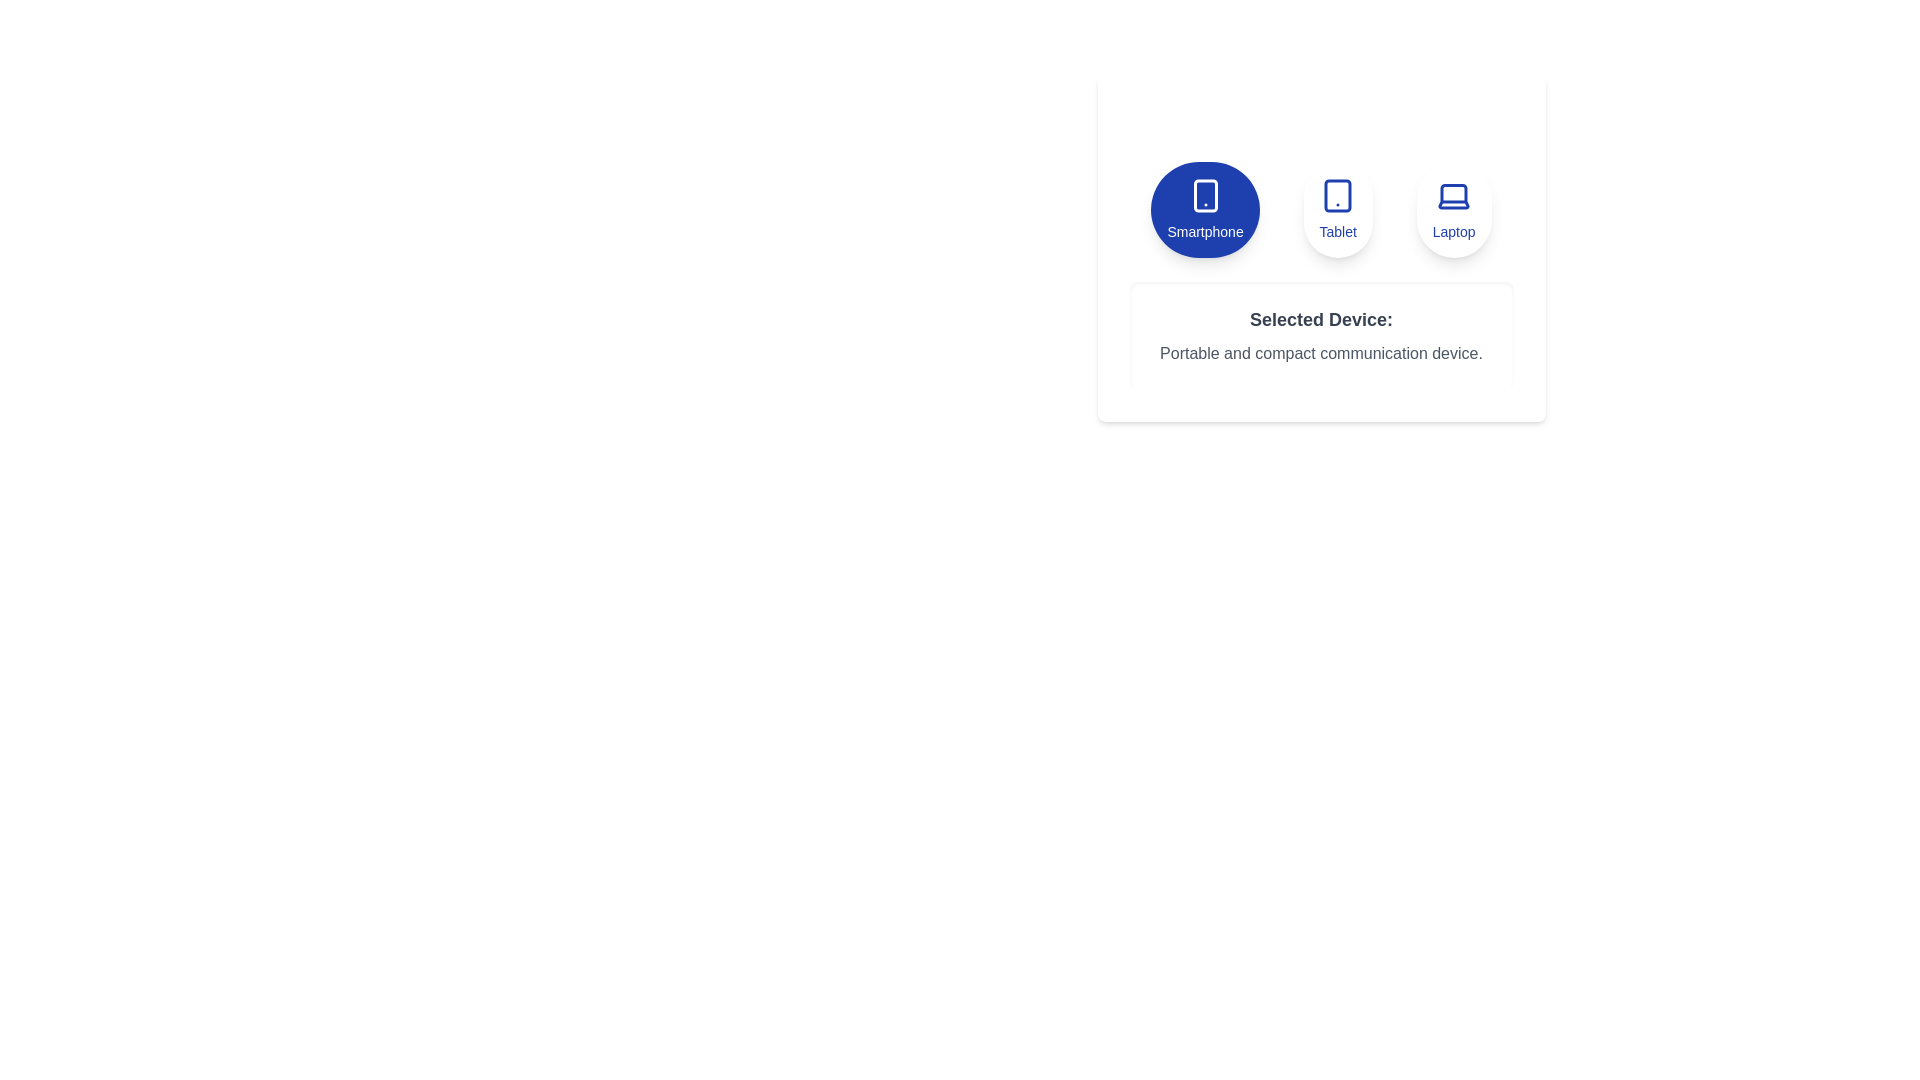  What do you see at coordinates (1204, 209) in the screenshot?
I see `the Smartphone button to observe its hover effect` at bounding box center [1204, 209].